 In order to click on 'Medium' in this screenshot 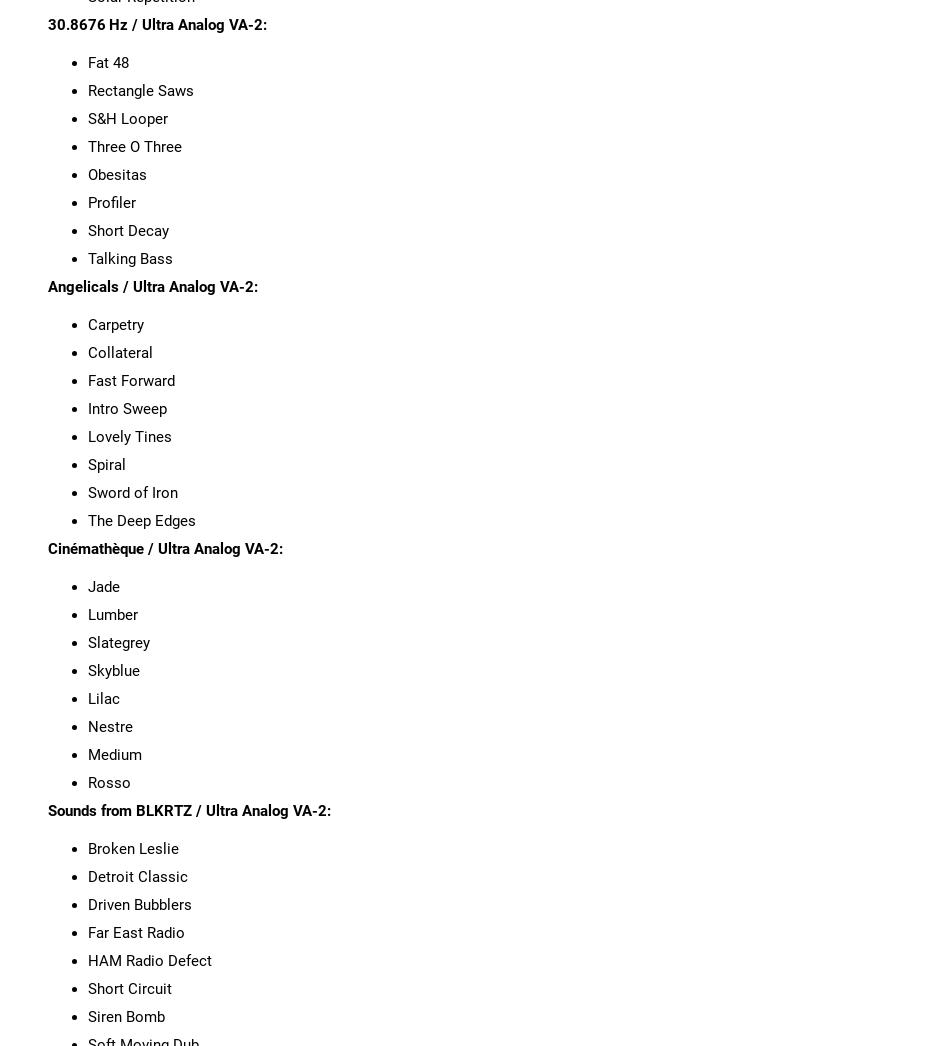, I will do `click(114, 752)`.